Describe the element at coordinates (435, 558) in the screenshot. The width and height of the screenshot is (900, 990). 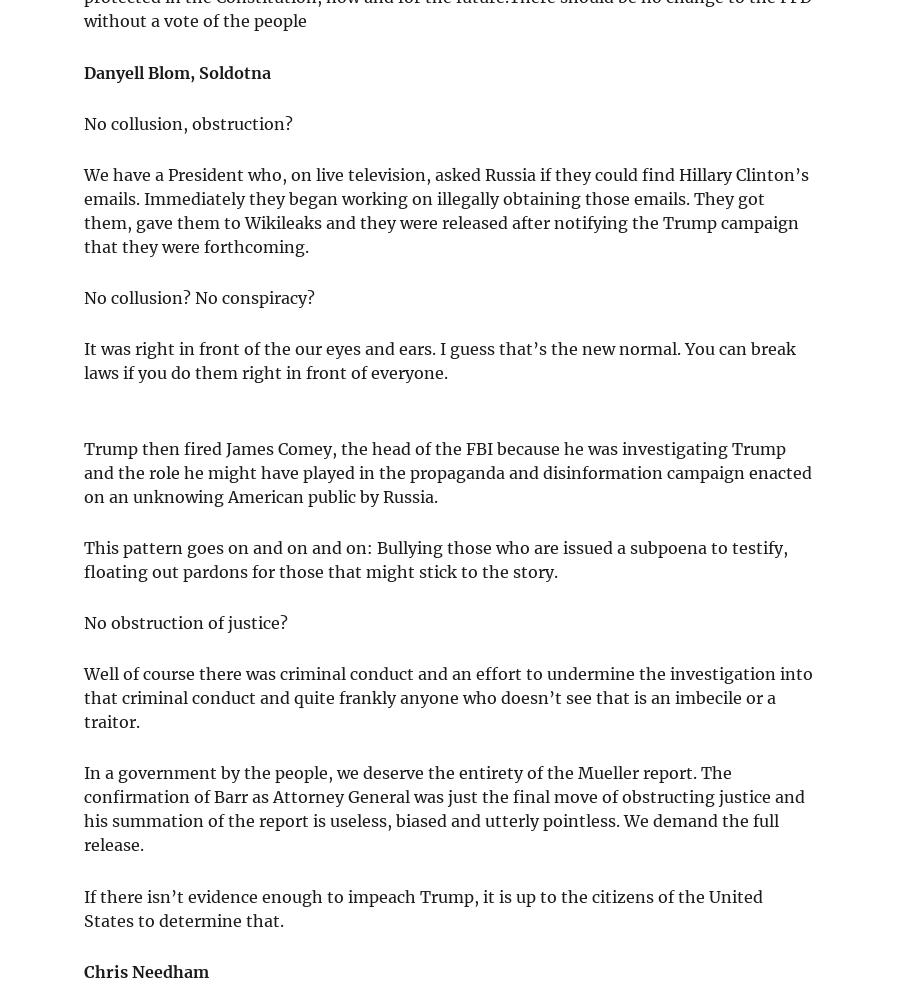
I see `'This pattern goes on and on and on: Bullying those who are issued a subpoena to testify, floating out pardons for those that might stick to the story.'` at that location.